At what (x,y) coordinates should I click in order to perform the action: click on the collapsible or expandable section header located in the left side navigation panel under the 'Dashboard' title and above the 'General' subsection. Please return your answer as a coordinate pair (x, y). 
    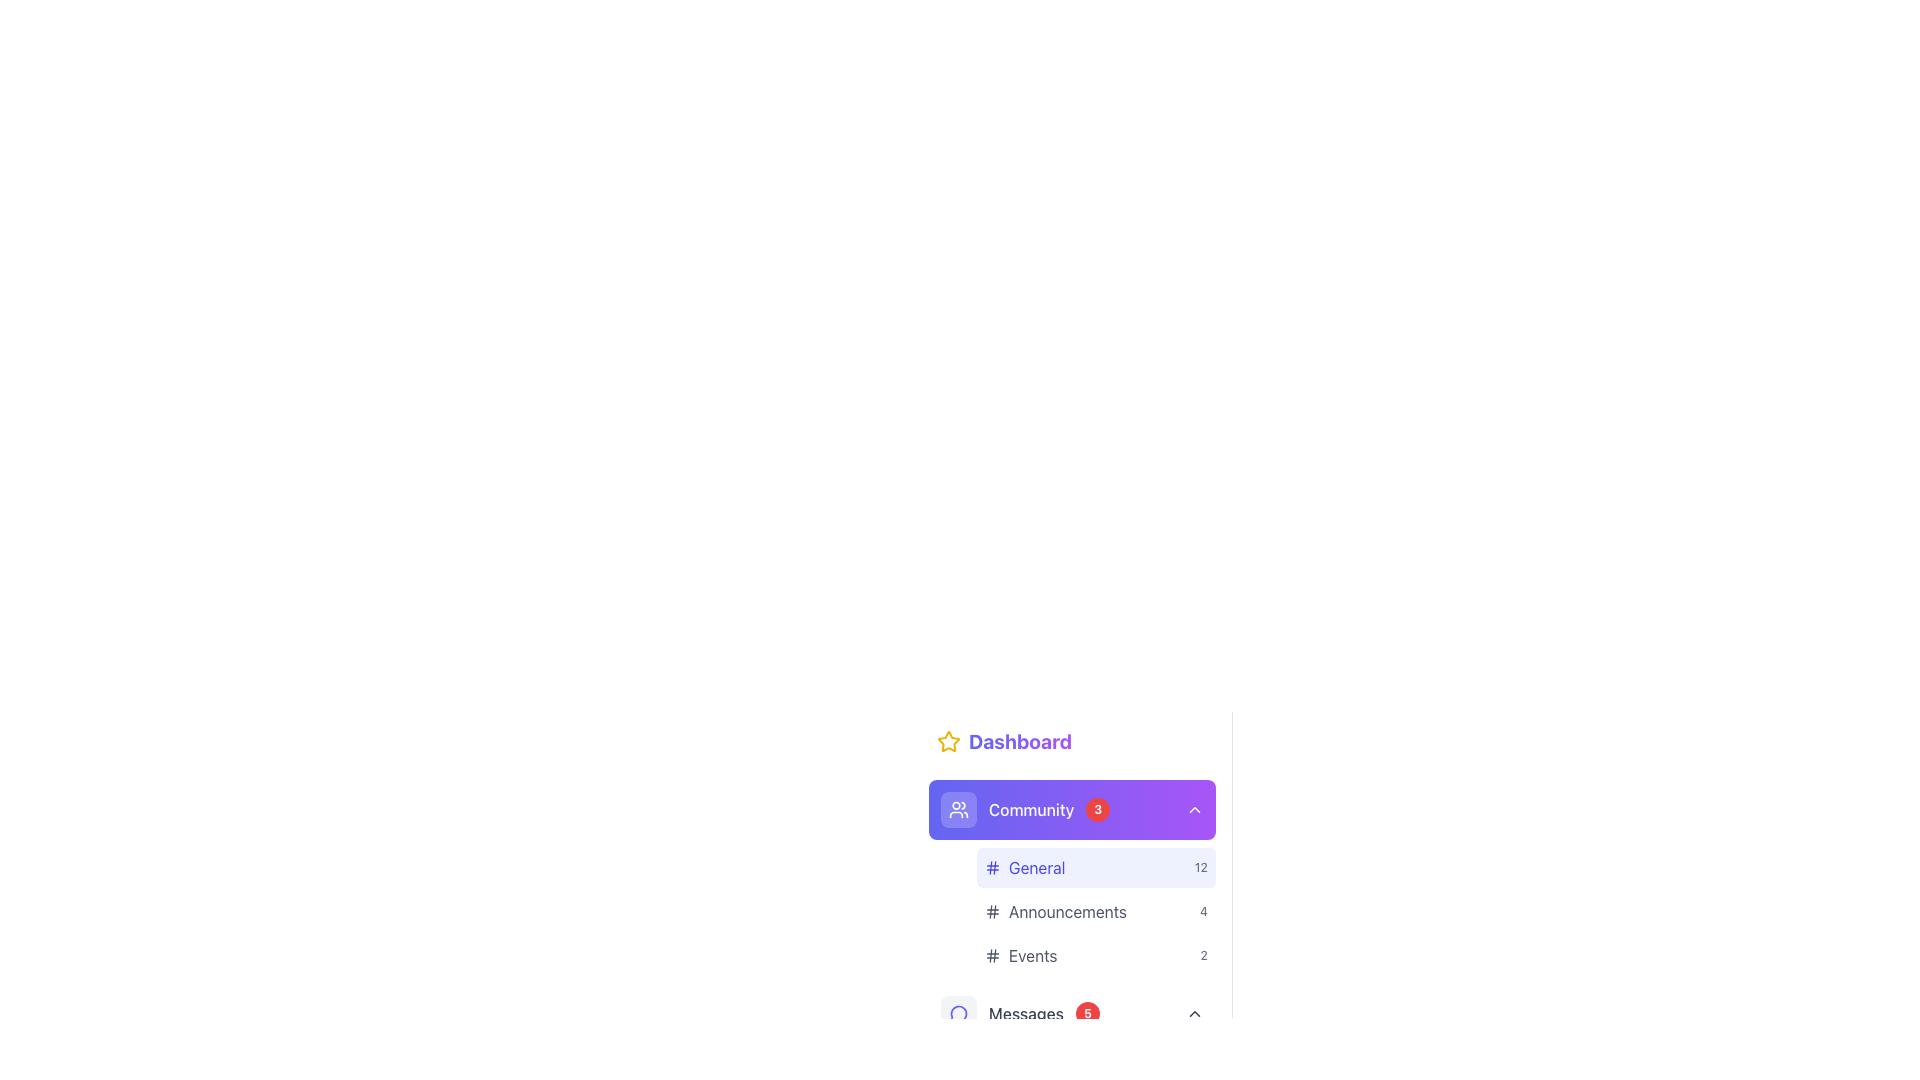
    Looking at the image, I should click on (1071, 810).